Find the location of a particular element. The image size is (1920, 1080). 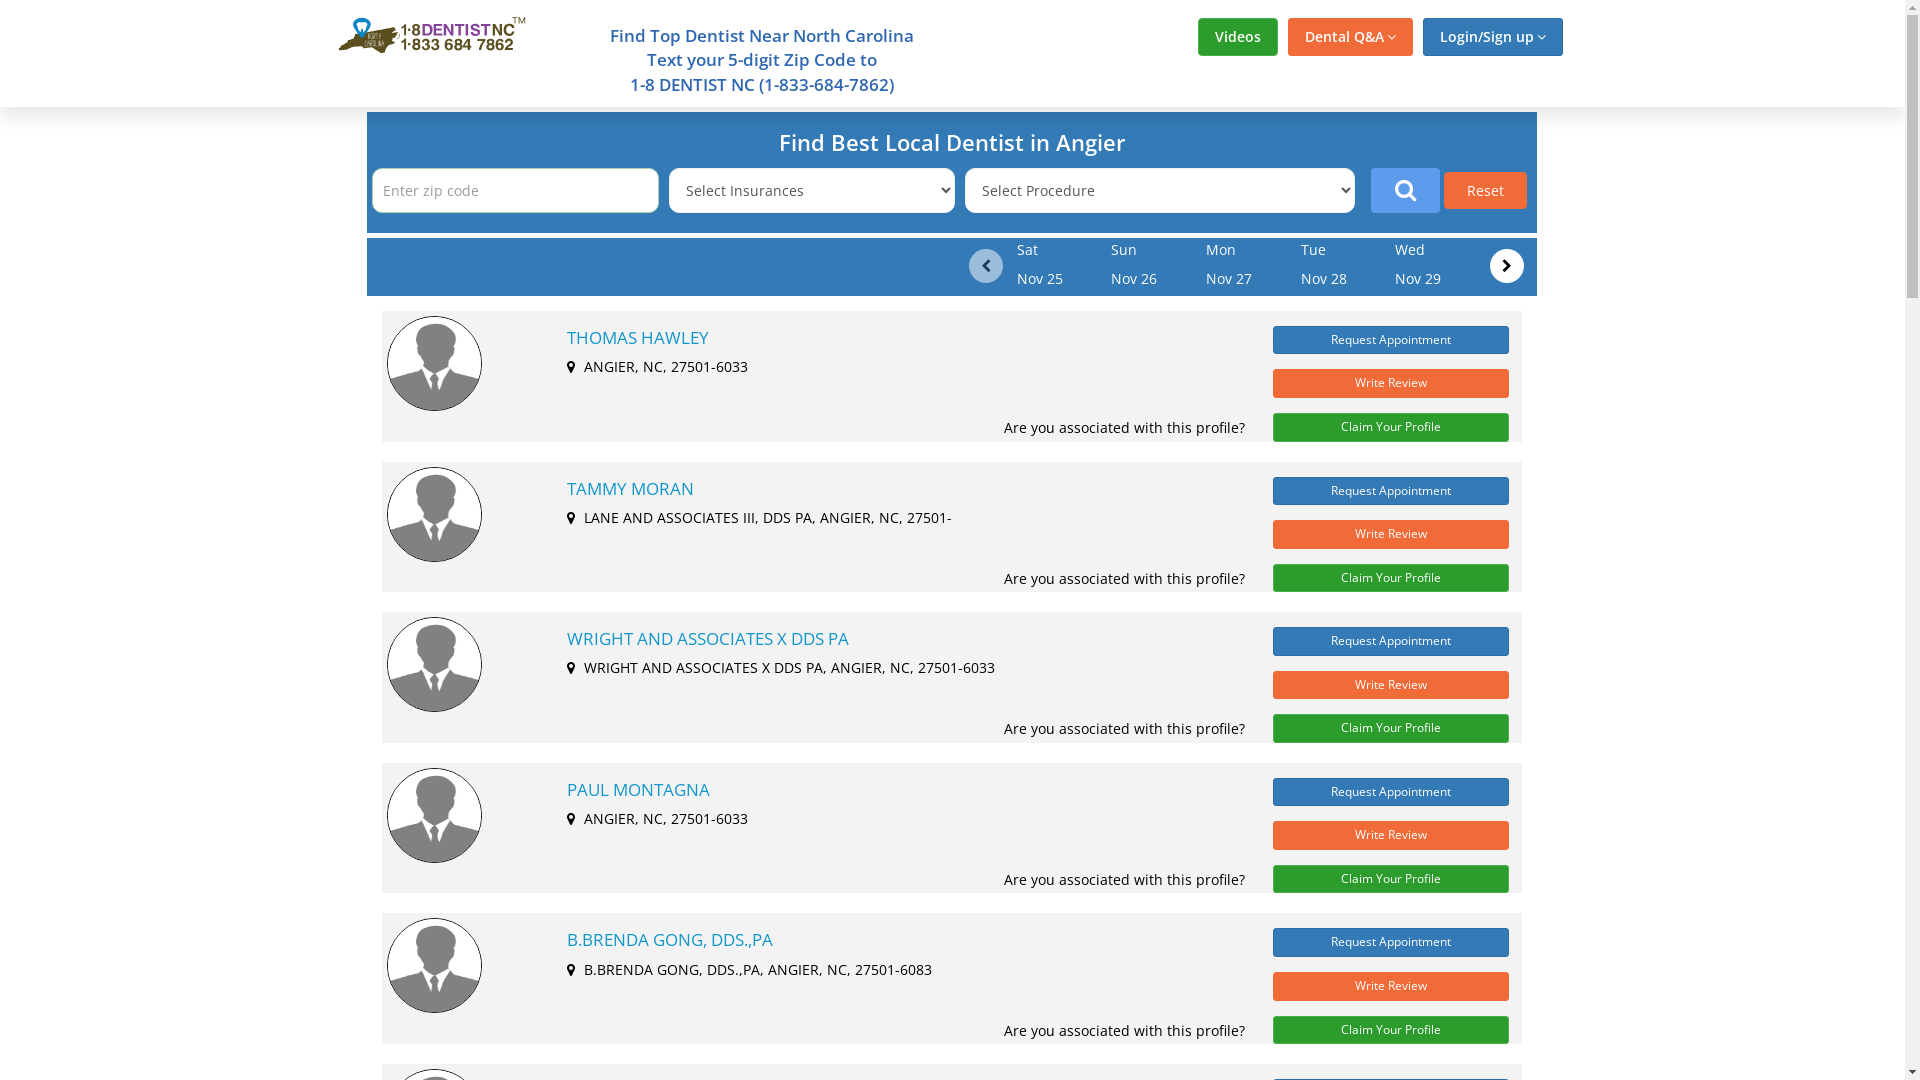

'Videos' is located at coordinates (1237, 37).